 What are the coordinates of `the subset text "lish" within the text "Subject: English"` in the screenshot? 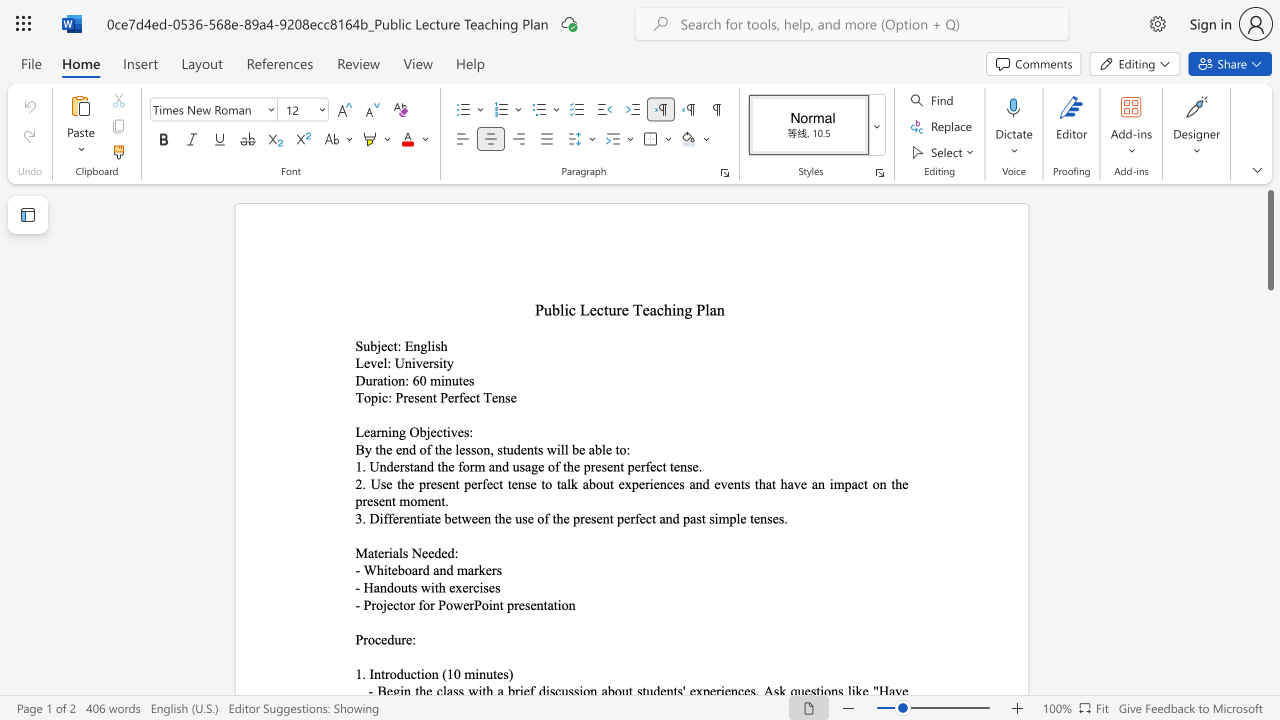 It's located at (426, 345).